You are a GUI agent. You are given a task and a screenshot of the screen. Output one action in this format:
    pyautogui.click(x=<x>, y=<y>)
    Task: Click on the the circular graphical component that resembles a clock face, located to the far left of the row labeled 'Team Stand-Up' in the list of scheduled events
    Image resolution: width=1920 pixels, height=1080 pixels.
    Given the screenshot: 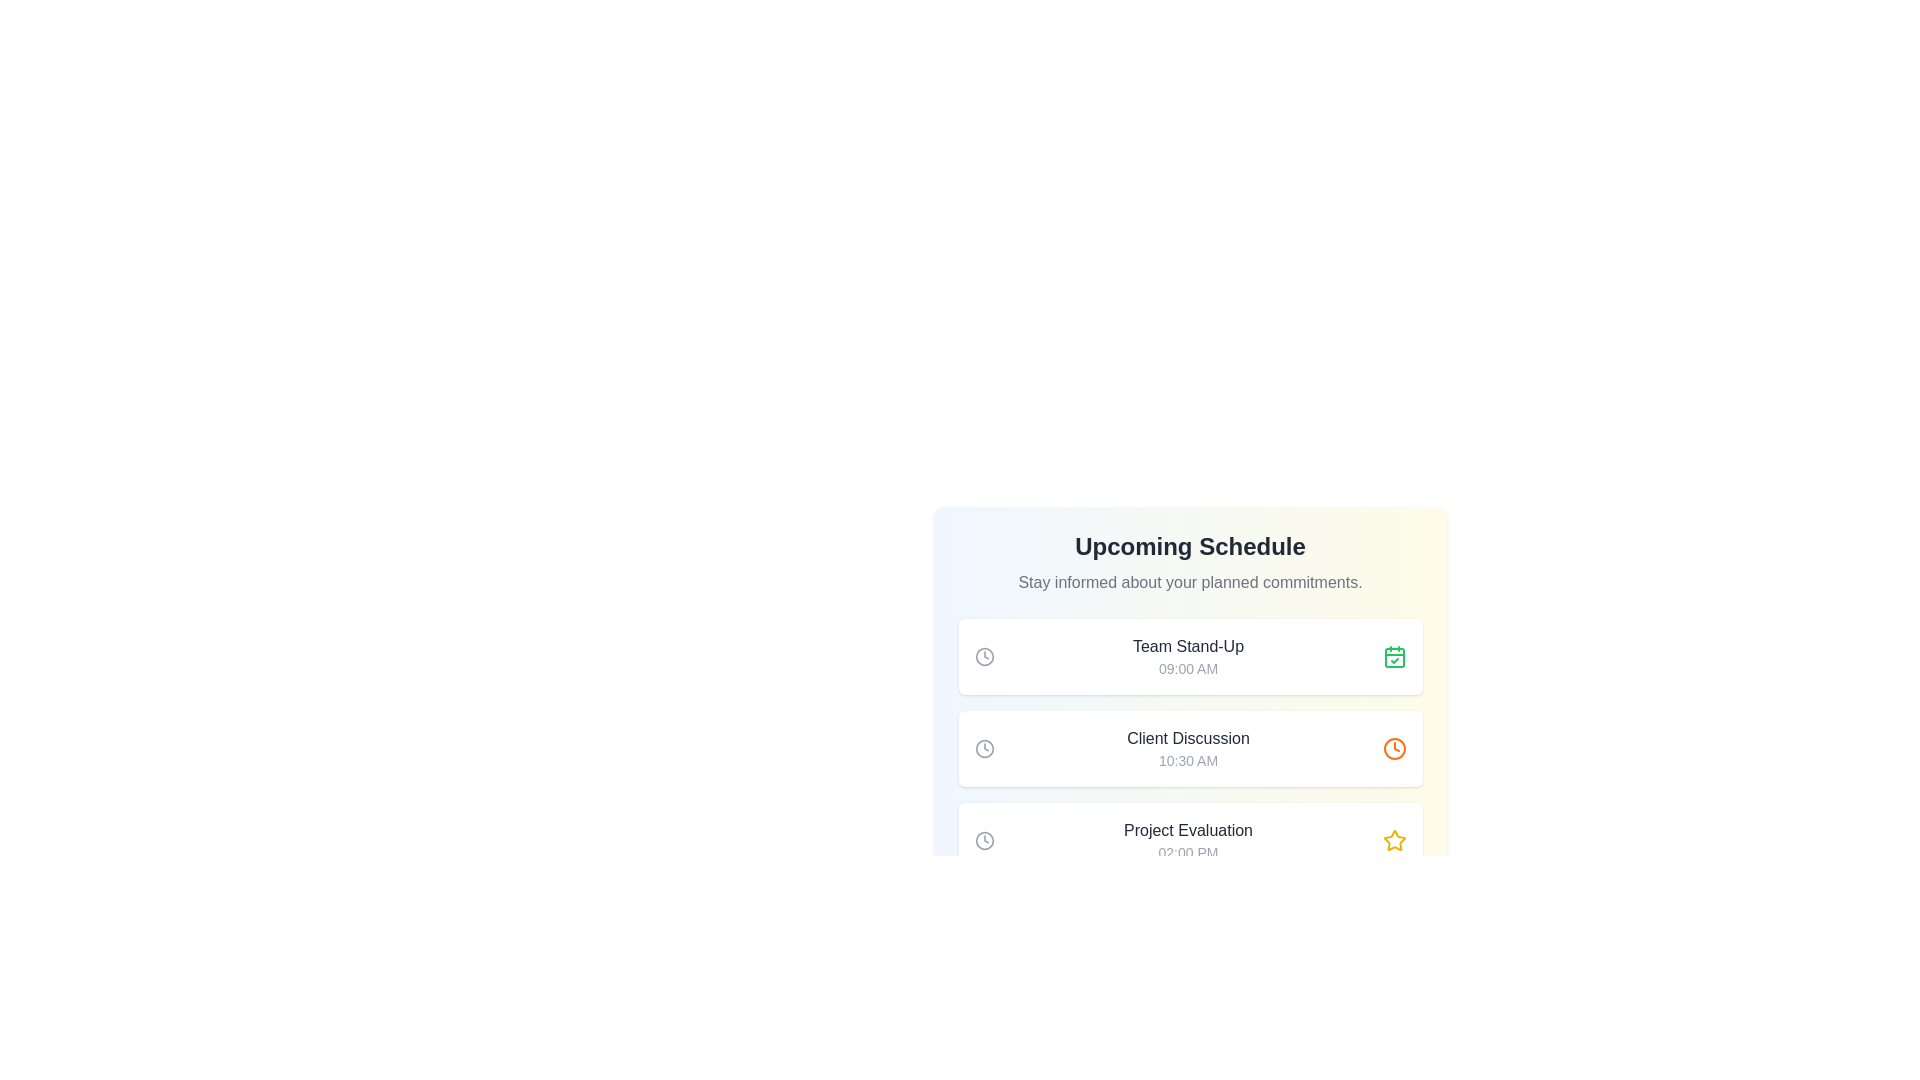 What is the action you would take?
    pyautogui.click(x=984, y=656)
    